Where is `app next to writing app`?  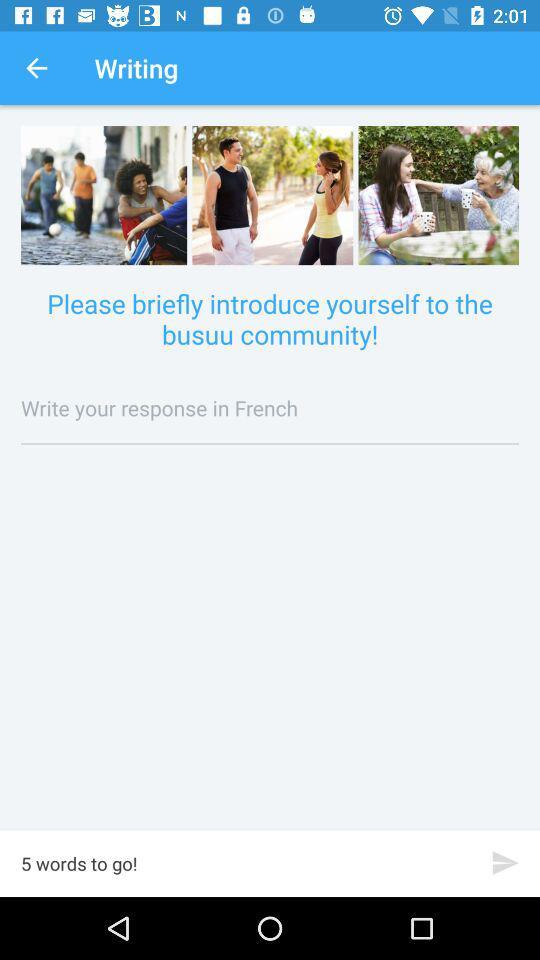 app next to writing app is located at coordinates (36, 68).